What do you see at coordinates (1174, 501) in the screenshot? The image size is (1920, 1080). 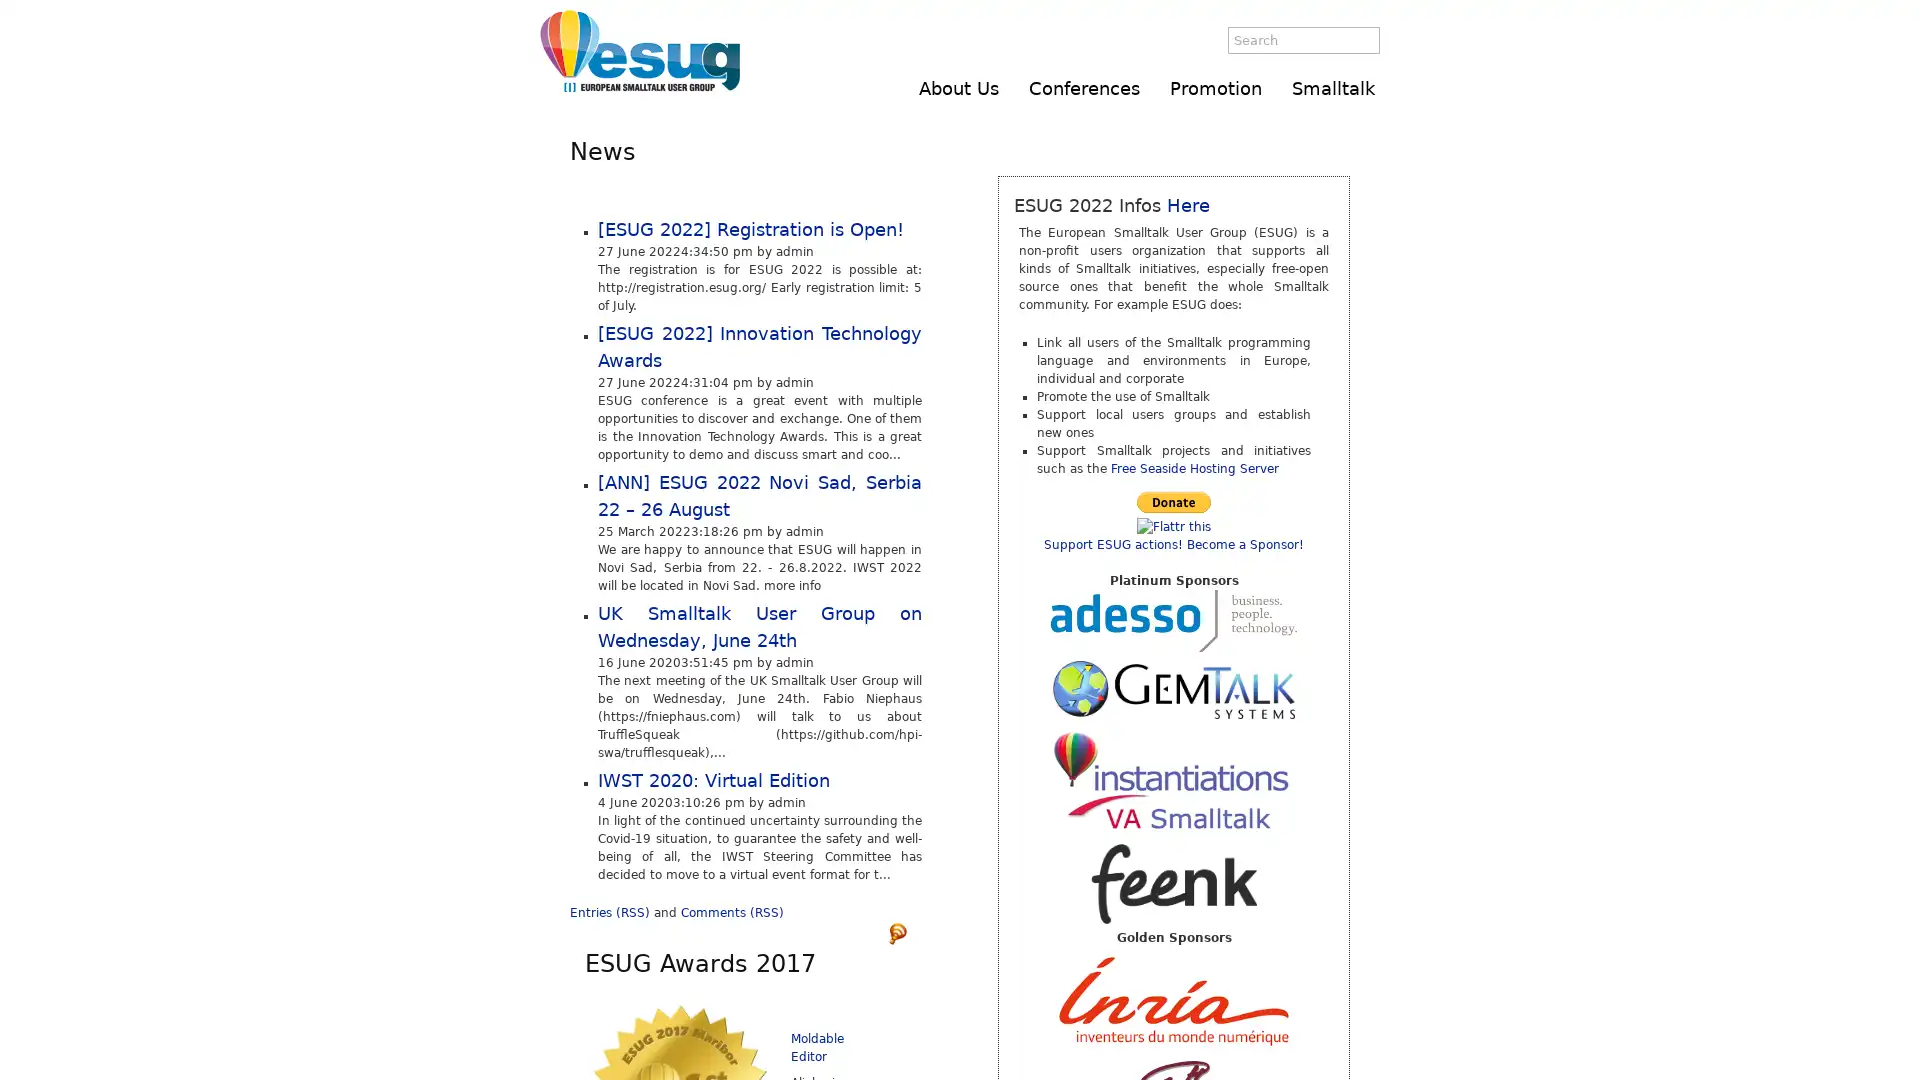 I see `Make payments with PayPal - it's fast, free and secure!` at bounding box center [1174, 501].